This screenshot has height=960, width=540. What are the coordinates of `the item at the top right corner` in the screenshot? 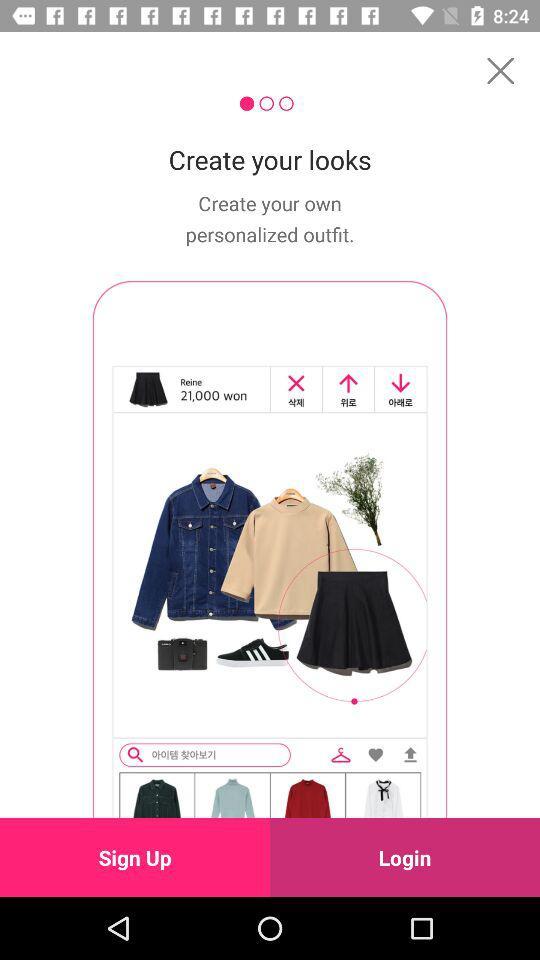 It's located at (499, 70).